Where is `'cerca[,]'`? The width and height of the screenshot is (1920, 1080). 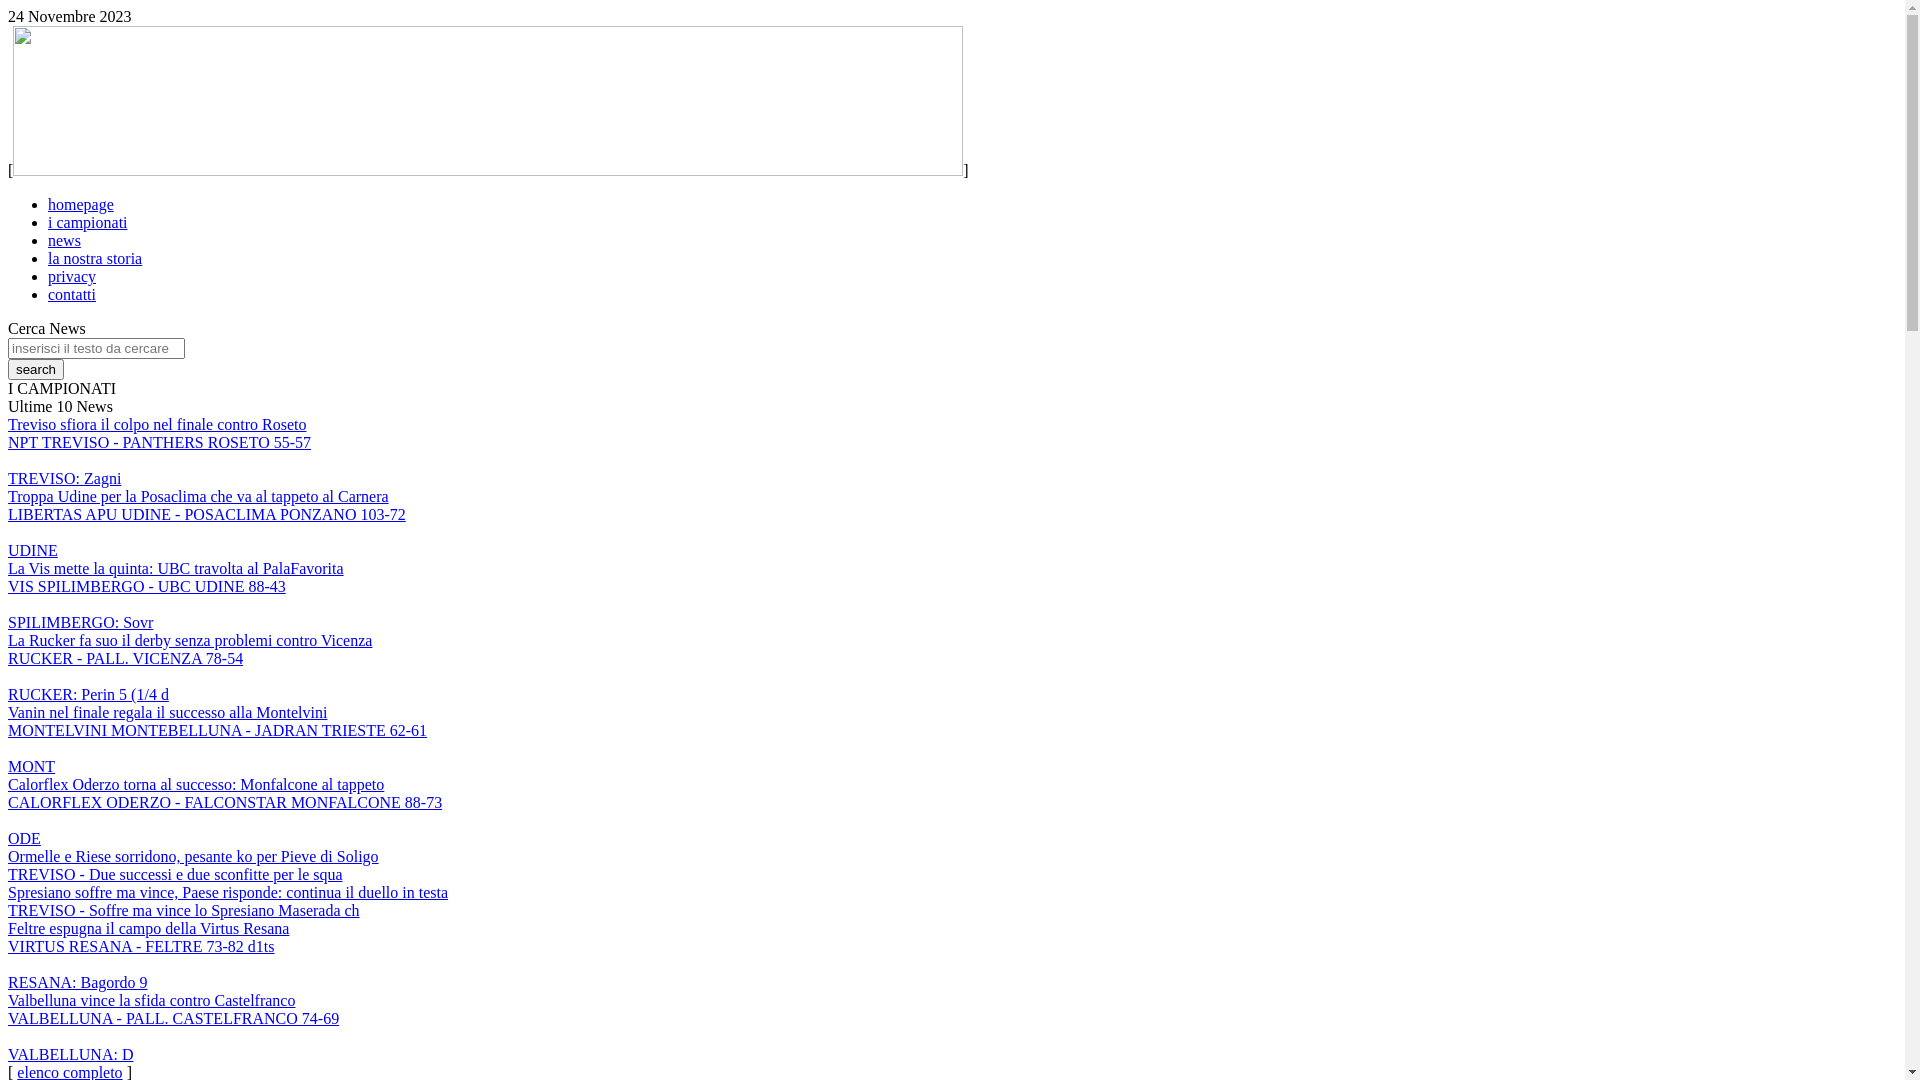 'cerca[,]' is located at coordinates (35, 369).